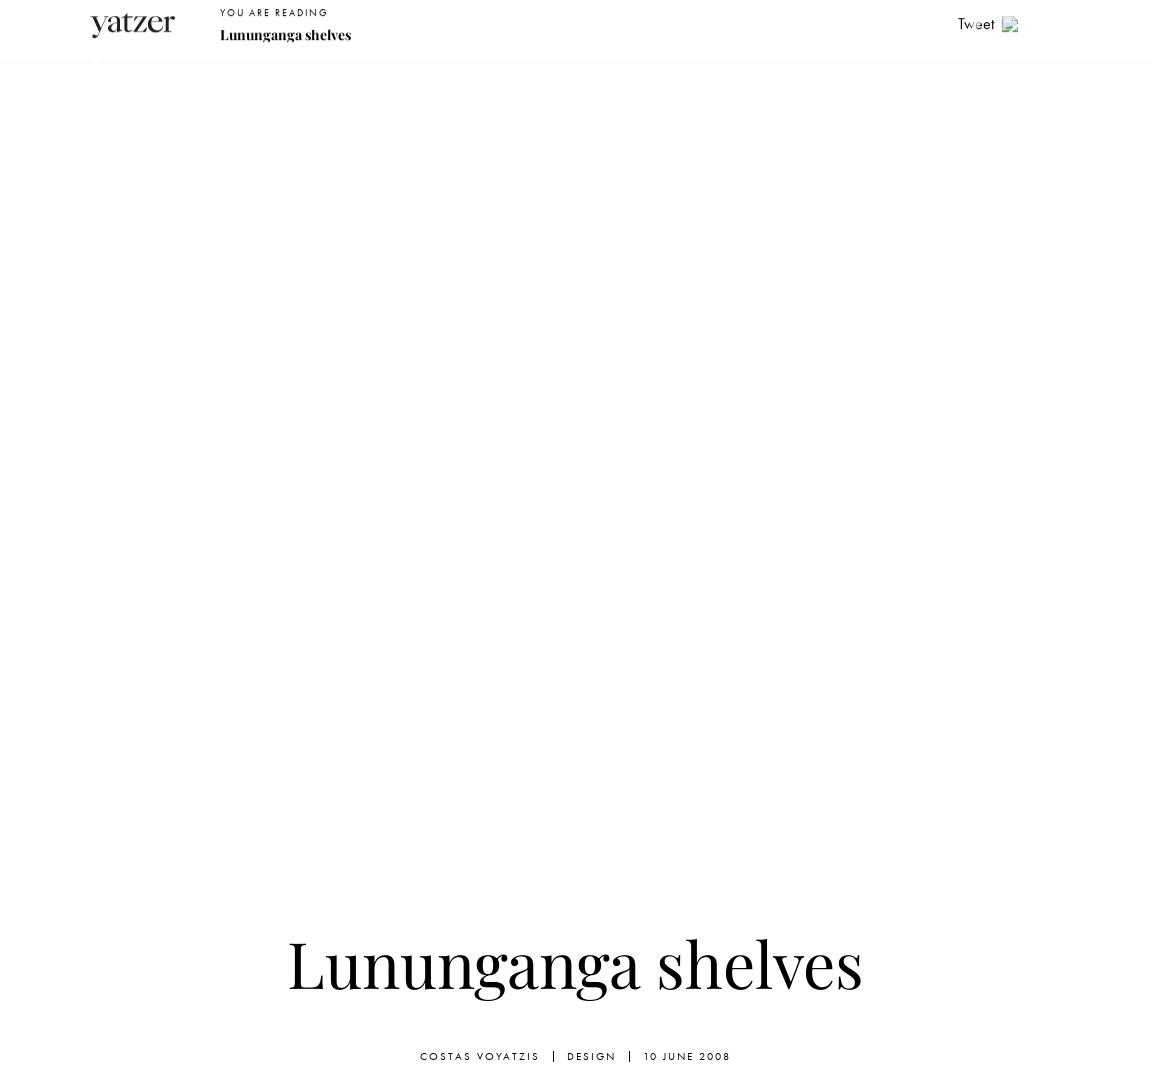 The height and width of the screenshot is (1079, 1150). What do you see at coordinates (825, 25) in the screenshot?
I see `'Search'` at bounding box center [825, 25].